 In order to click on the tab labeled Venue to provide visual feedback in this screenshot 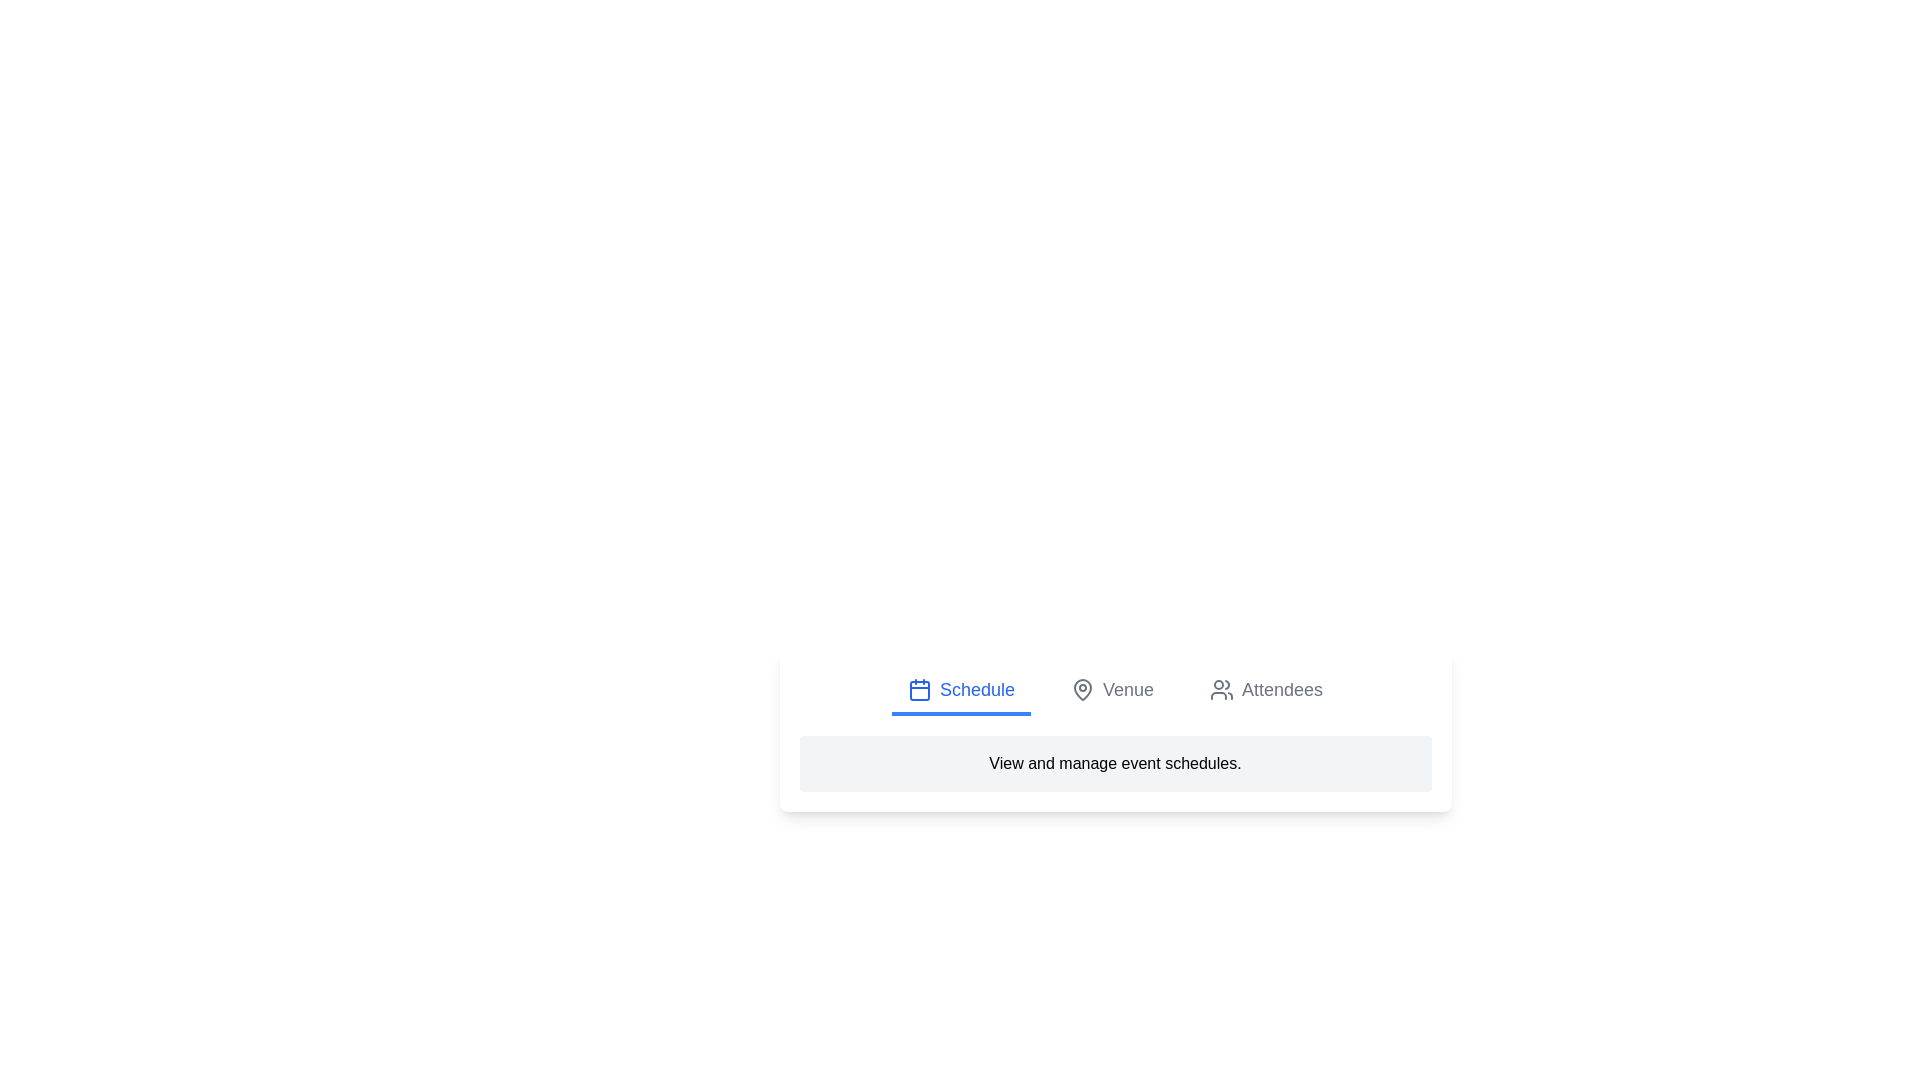, I will do `click(1111, 690)`.